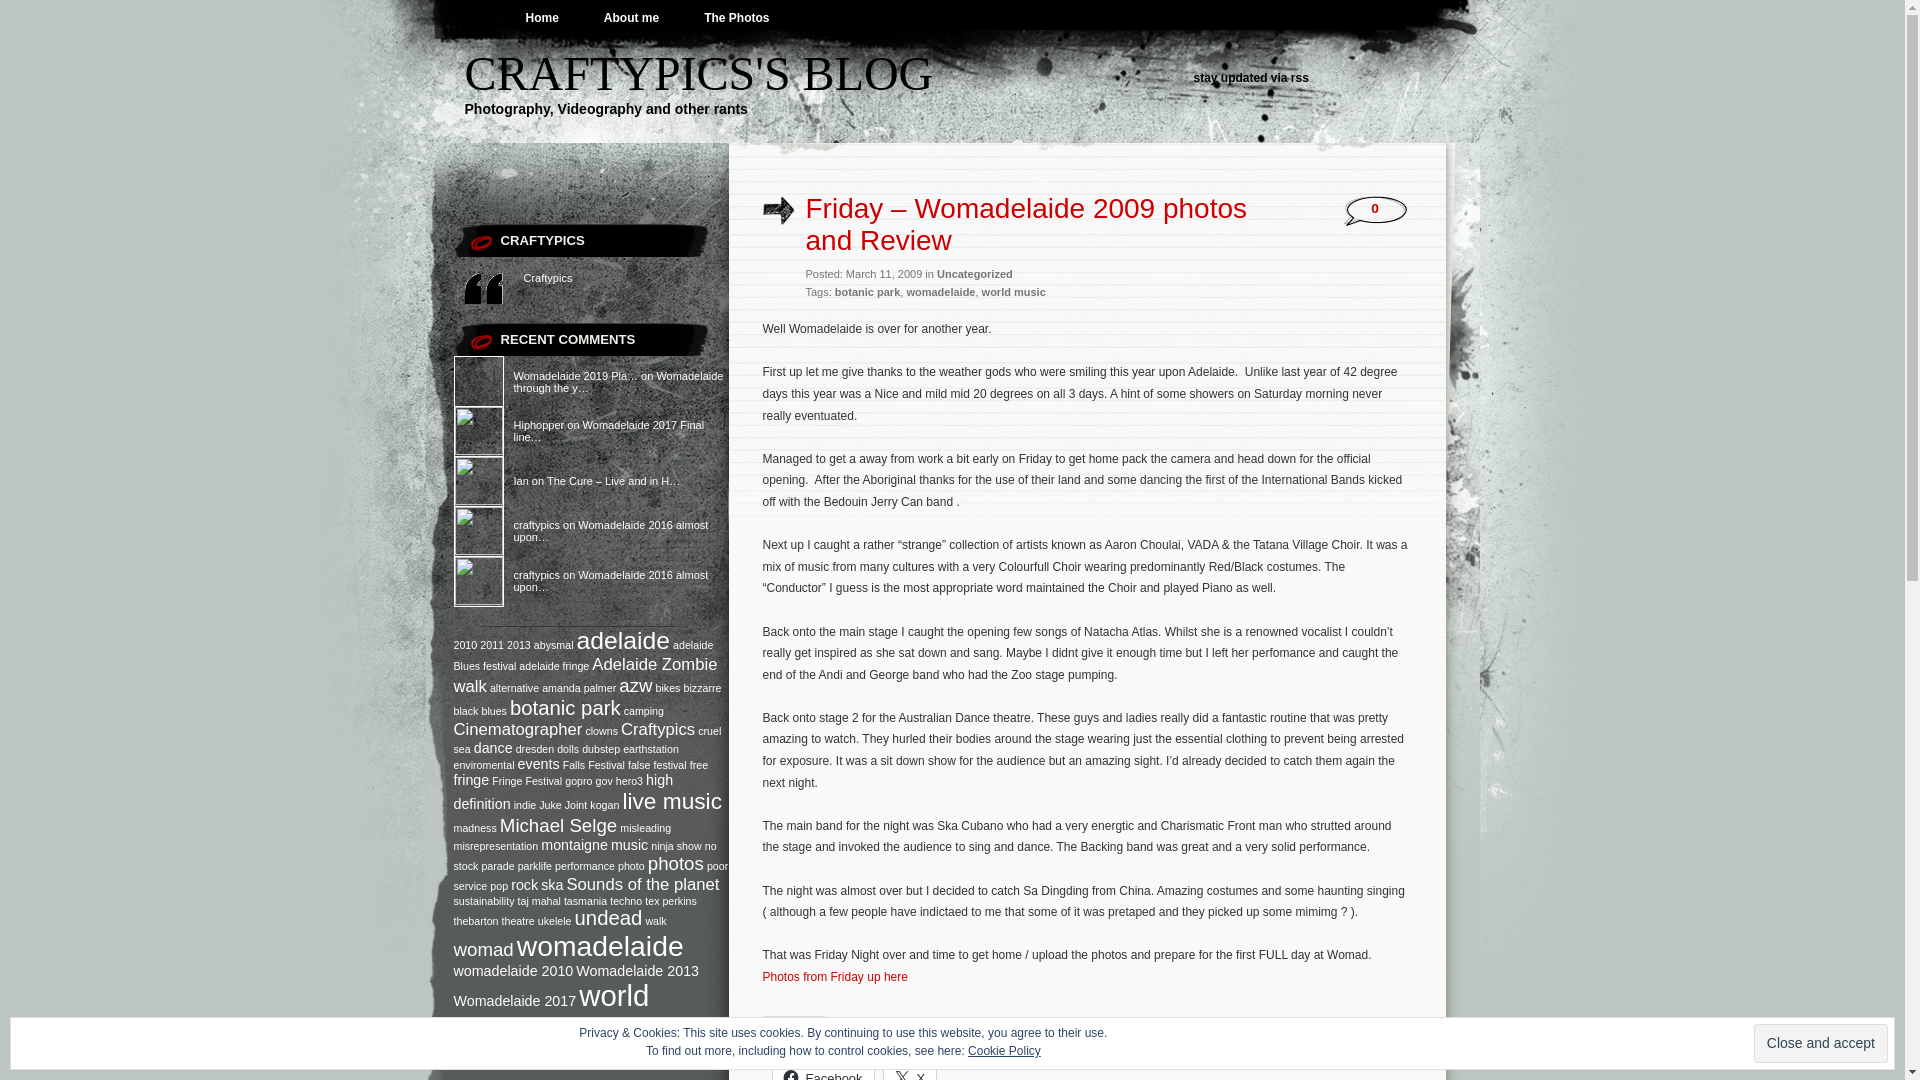 Image resolution: width=1920 pixels, height=1080 pixels. I want to click on 'Womadelaide 2017', so click(515, 1001).